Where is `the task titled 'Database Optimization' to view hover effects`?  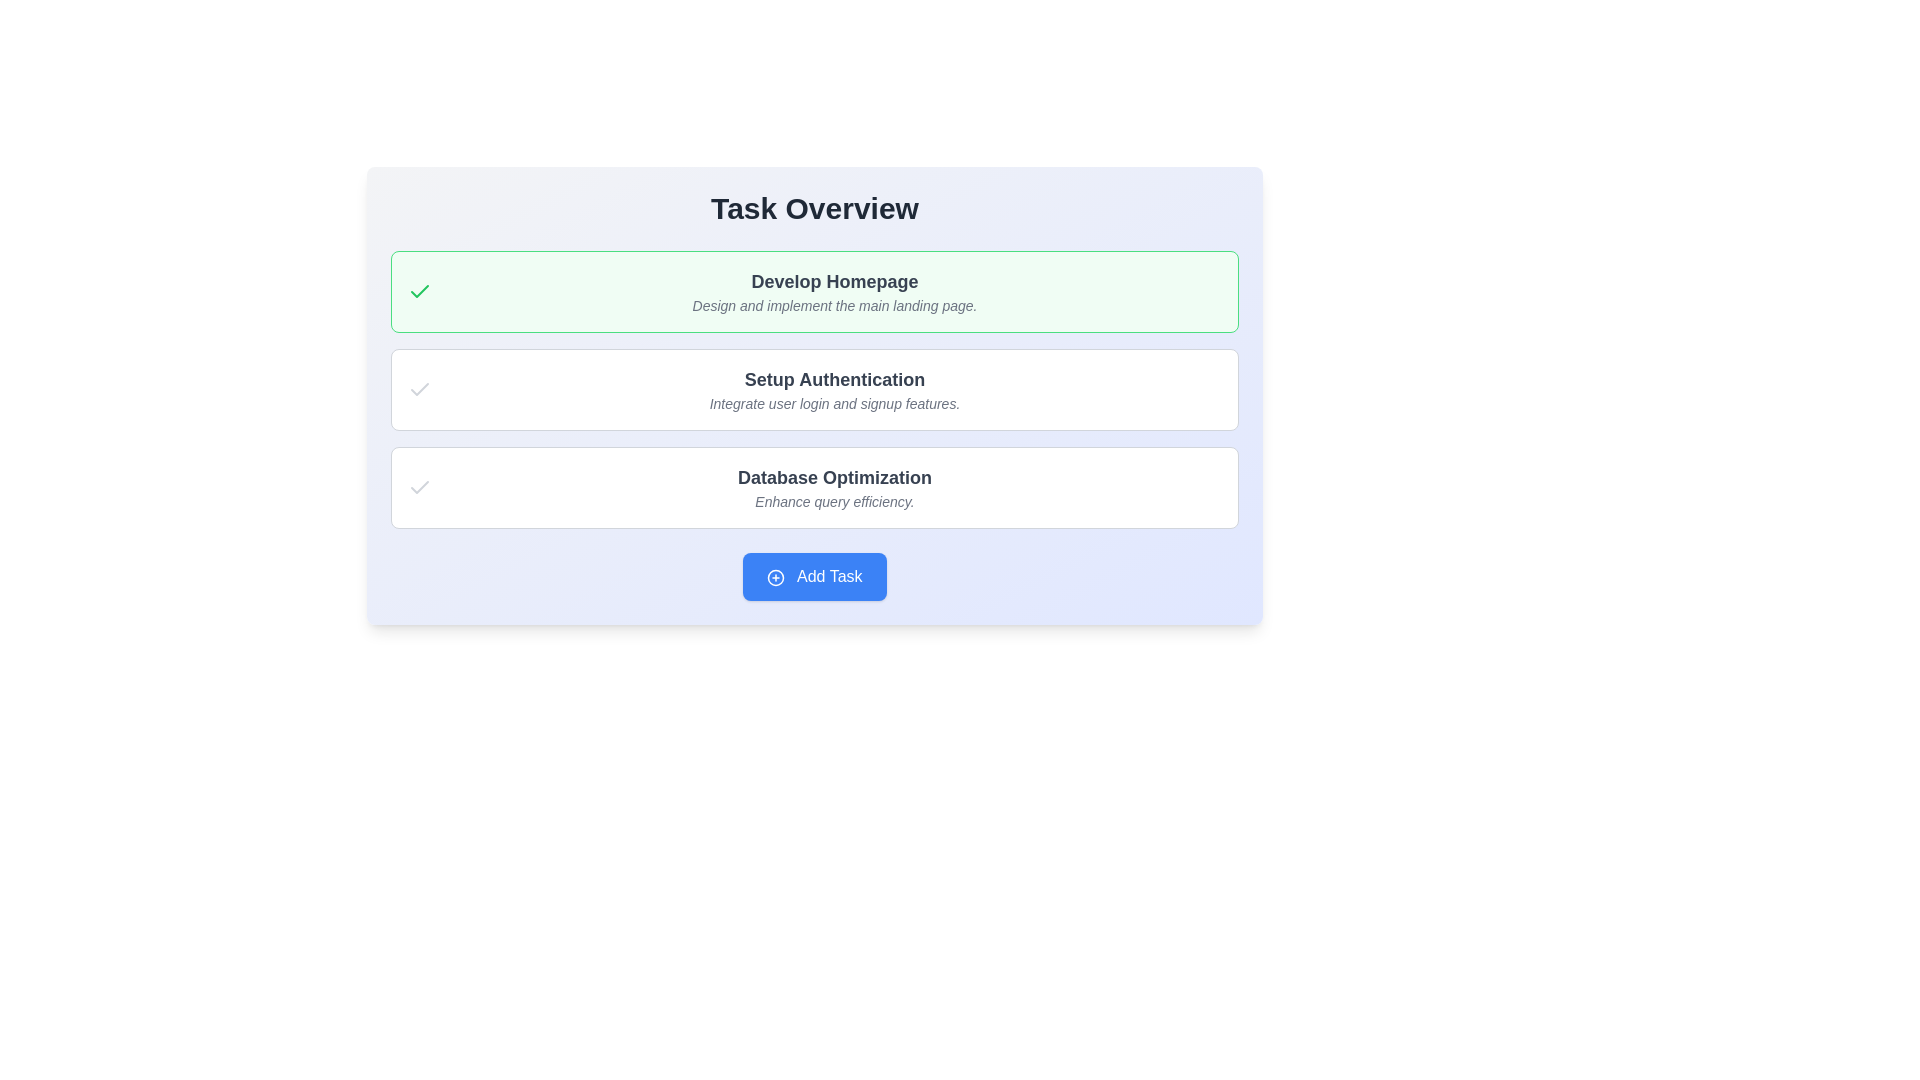 the task titled 'Database Optimization' to view hover effects is located at coordinates (815, 488).